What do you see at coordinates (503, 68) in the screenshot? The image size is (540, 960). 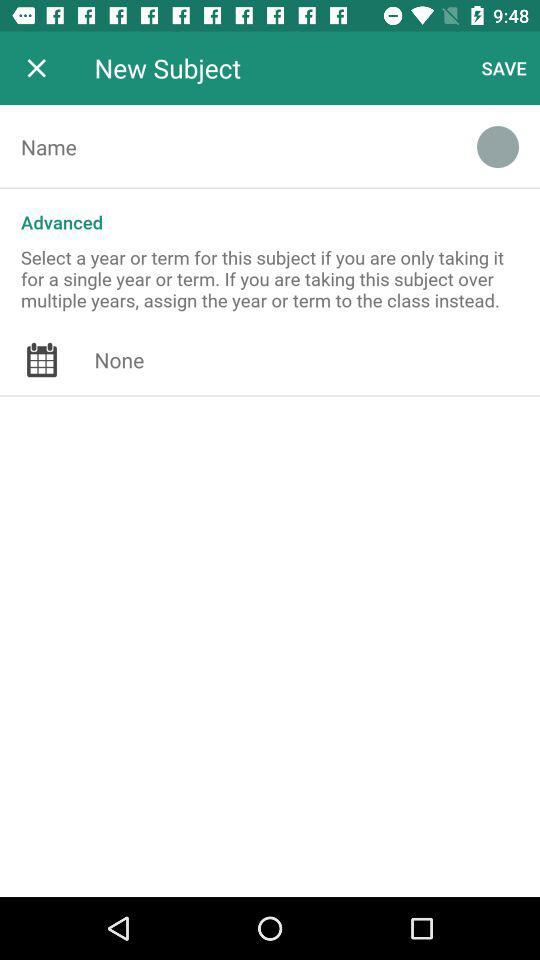 I see `the save icon` at bounding box center [503, 68].